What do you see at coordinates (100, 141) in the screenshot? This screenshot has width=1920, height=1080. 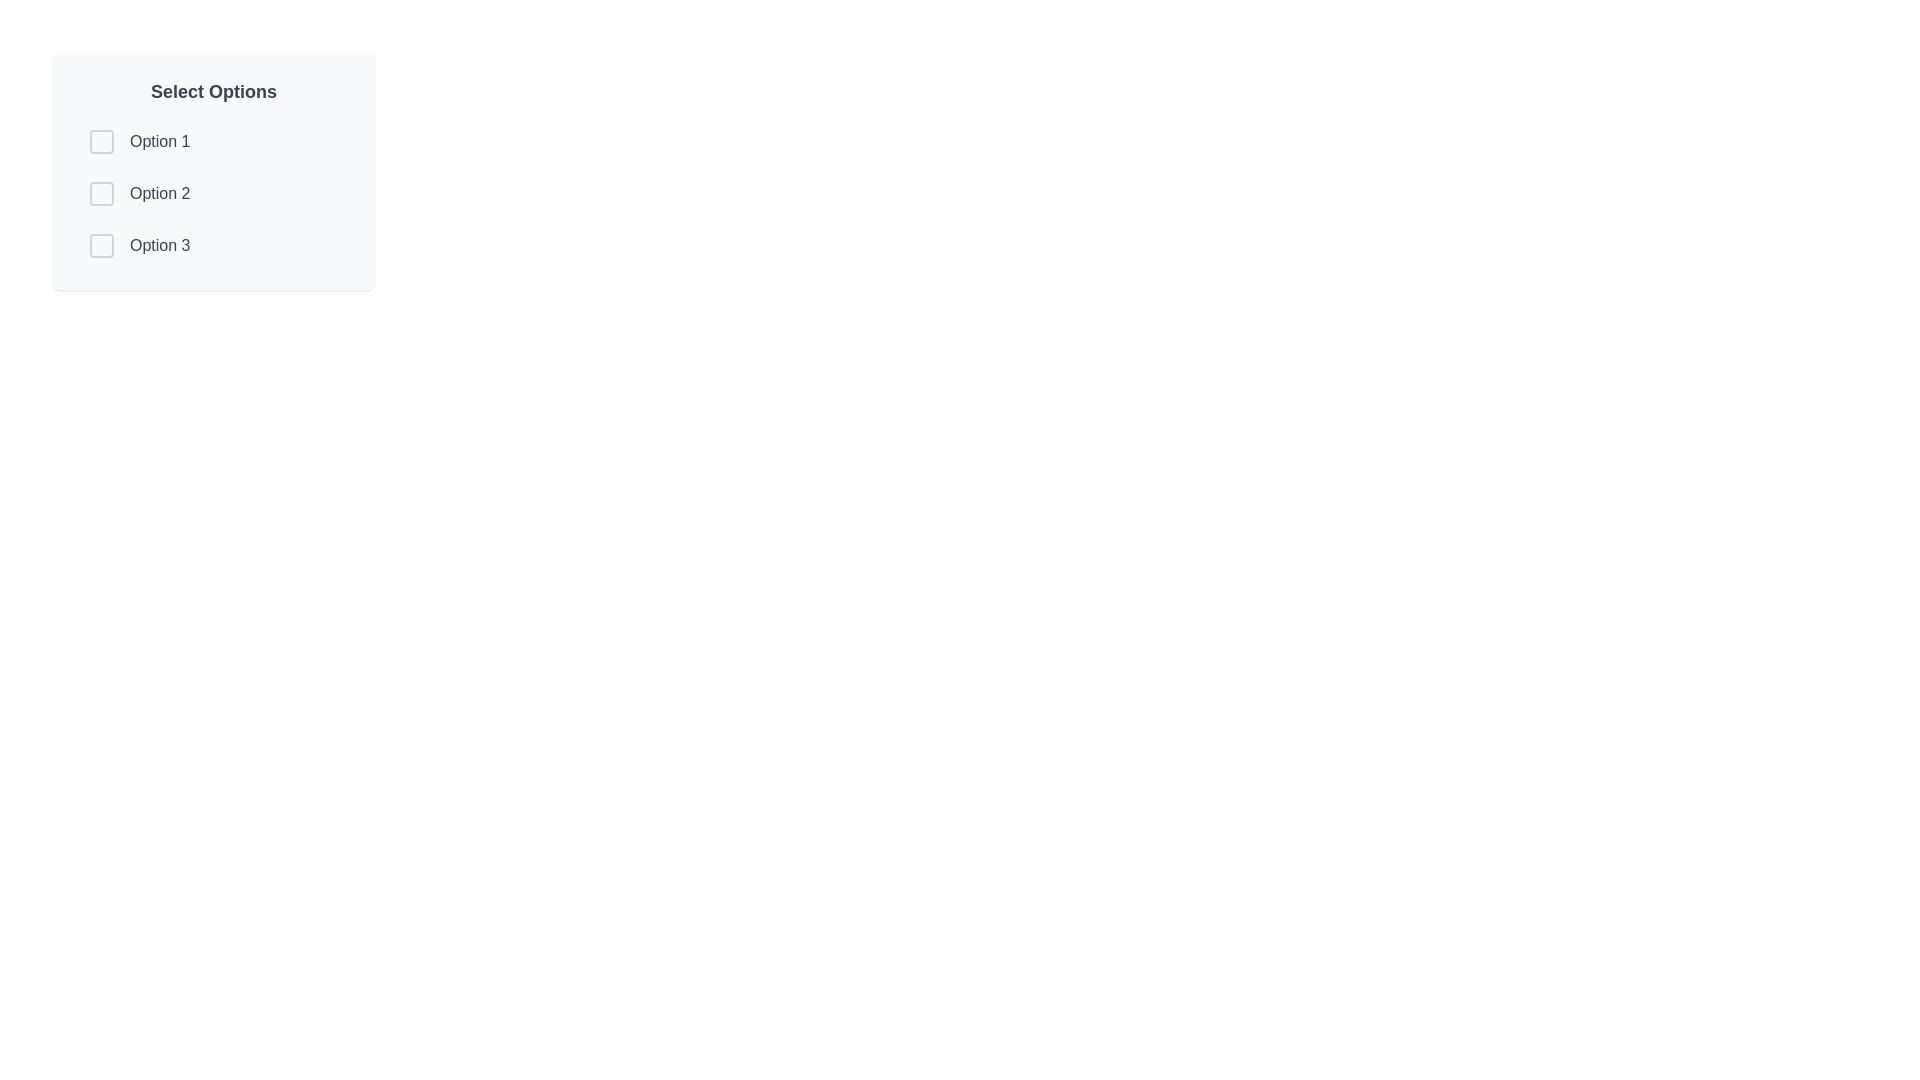 I see `the small square checkbox with a gray border and rounded corners located to the left of 'Option 1'` at bounding box center [100, 141].